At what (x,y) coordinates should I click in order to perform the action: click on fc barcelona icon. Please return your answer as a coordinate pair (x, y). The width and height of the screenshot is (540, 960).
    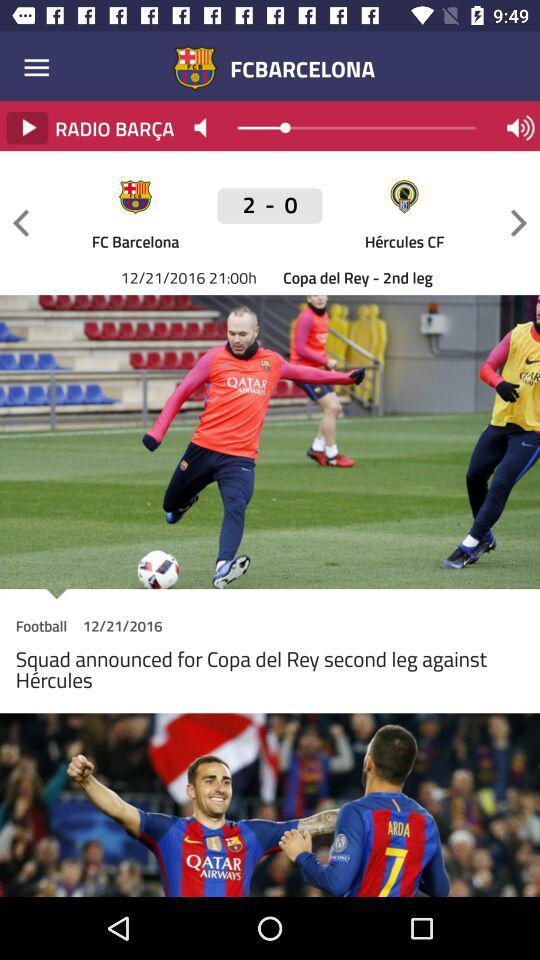
    Looking at the image, I should click on (135, 240).